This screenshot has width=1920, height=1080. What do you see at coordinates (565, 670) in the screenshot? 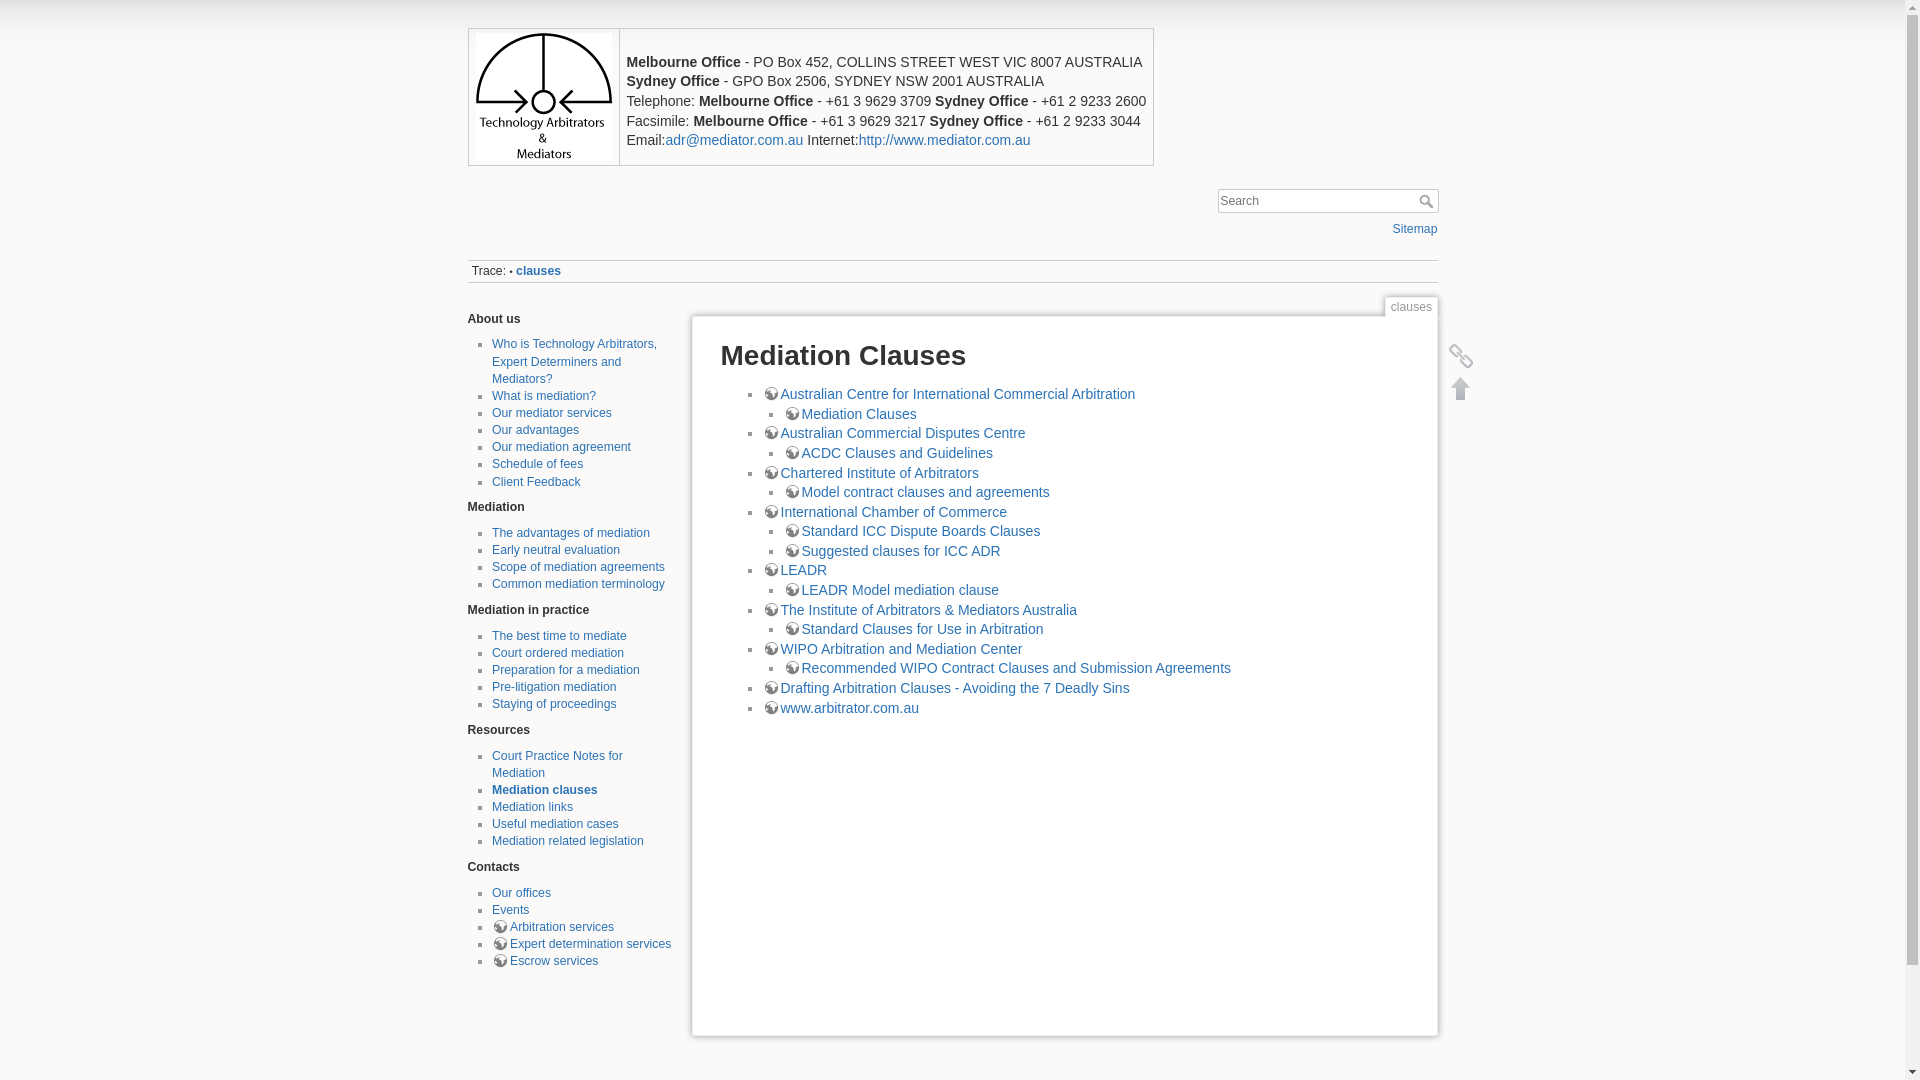
I see `'Preparation for a mediation'` at bounding box center [565, 670].